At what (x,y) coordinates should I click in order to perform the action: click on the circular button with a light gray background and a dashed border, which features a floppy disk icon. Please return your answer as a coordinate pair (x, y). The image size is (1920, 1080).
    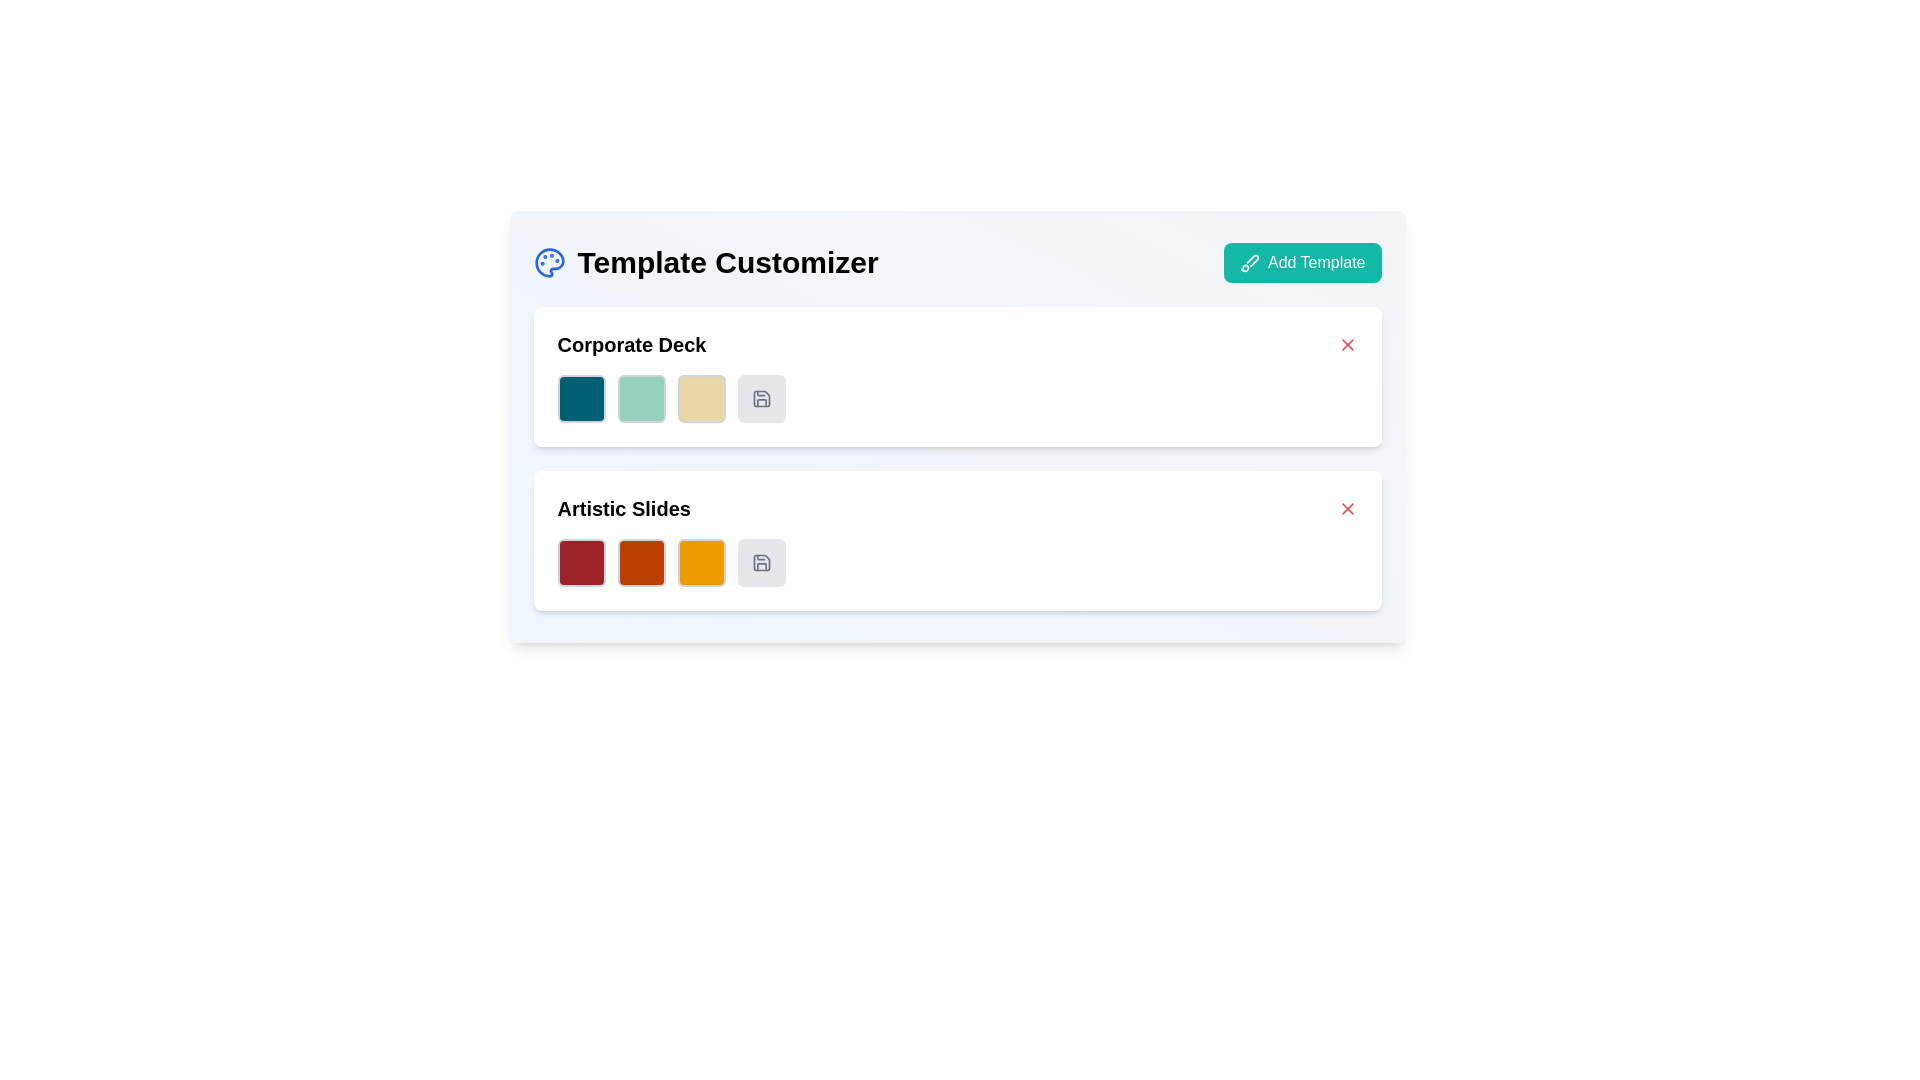
    Looking at the image, I should click on (760, 398).